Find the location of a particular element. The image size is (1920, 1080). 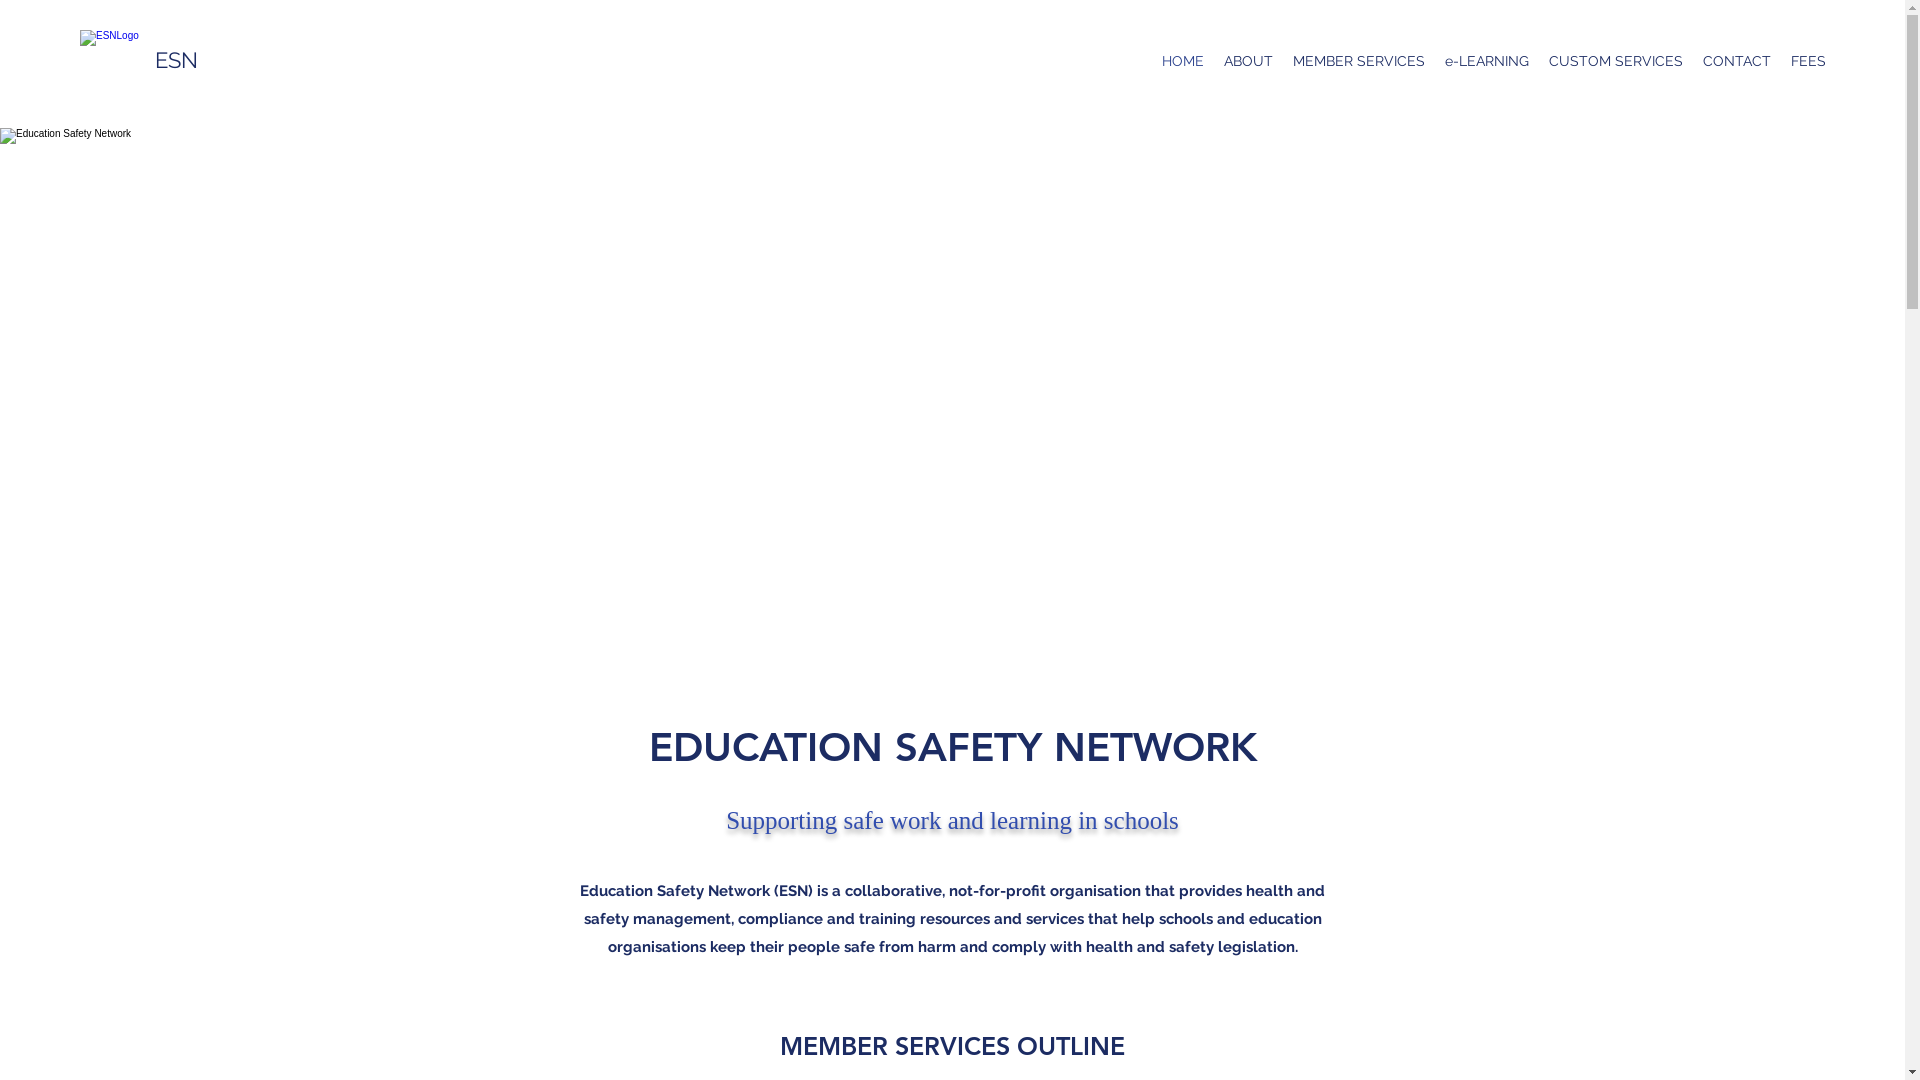

'ABOUT' is located at coordinates (1247, 60).